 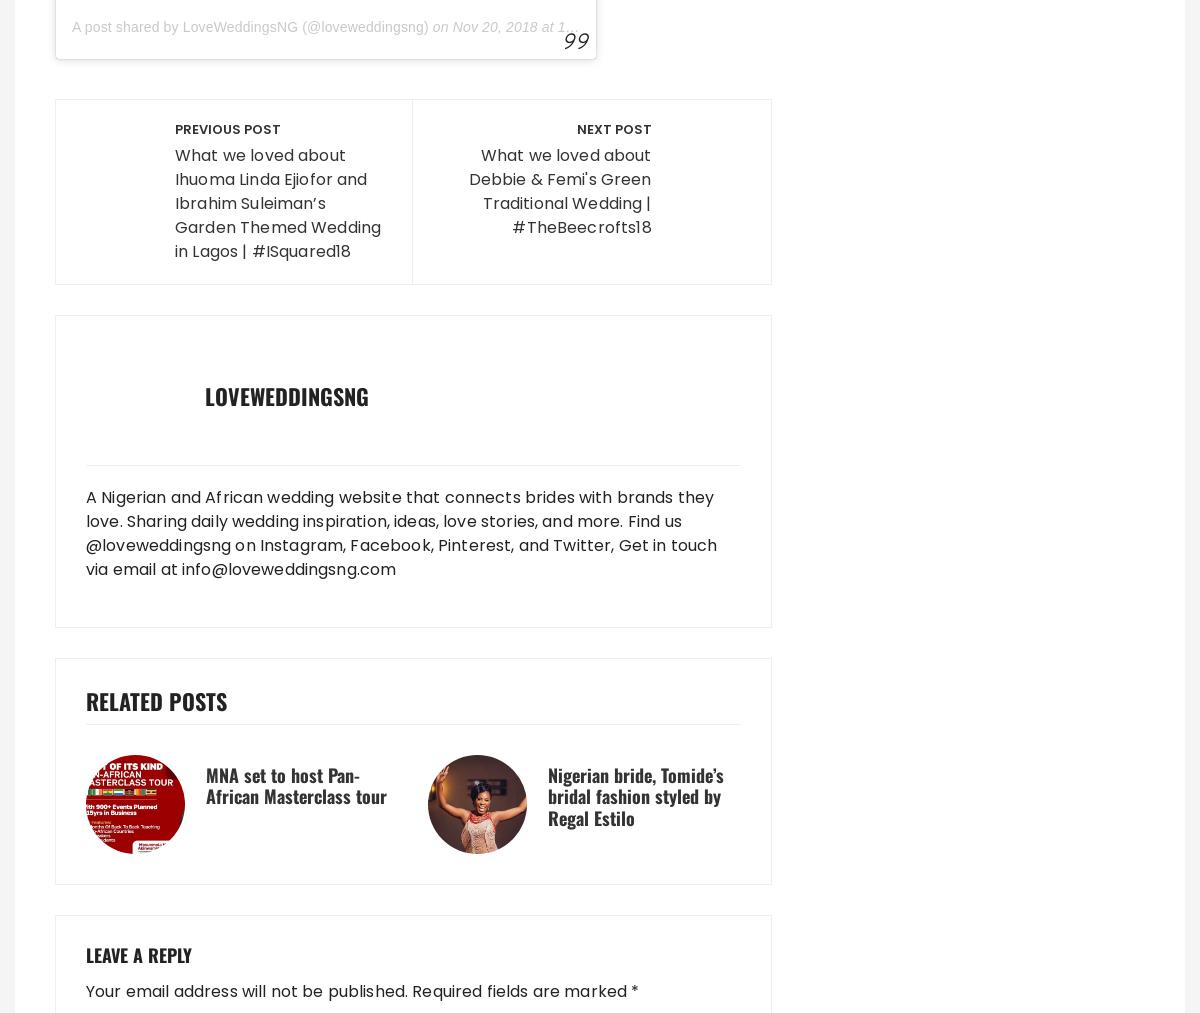 What do you see at coordinates (122, 516) in the screenshot?
I see `'Website'` at bounding box center [122, 516].